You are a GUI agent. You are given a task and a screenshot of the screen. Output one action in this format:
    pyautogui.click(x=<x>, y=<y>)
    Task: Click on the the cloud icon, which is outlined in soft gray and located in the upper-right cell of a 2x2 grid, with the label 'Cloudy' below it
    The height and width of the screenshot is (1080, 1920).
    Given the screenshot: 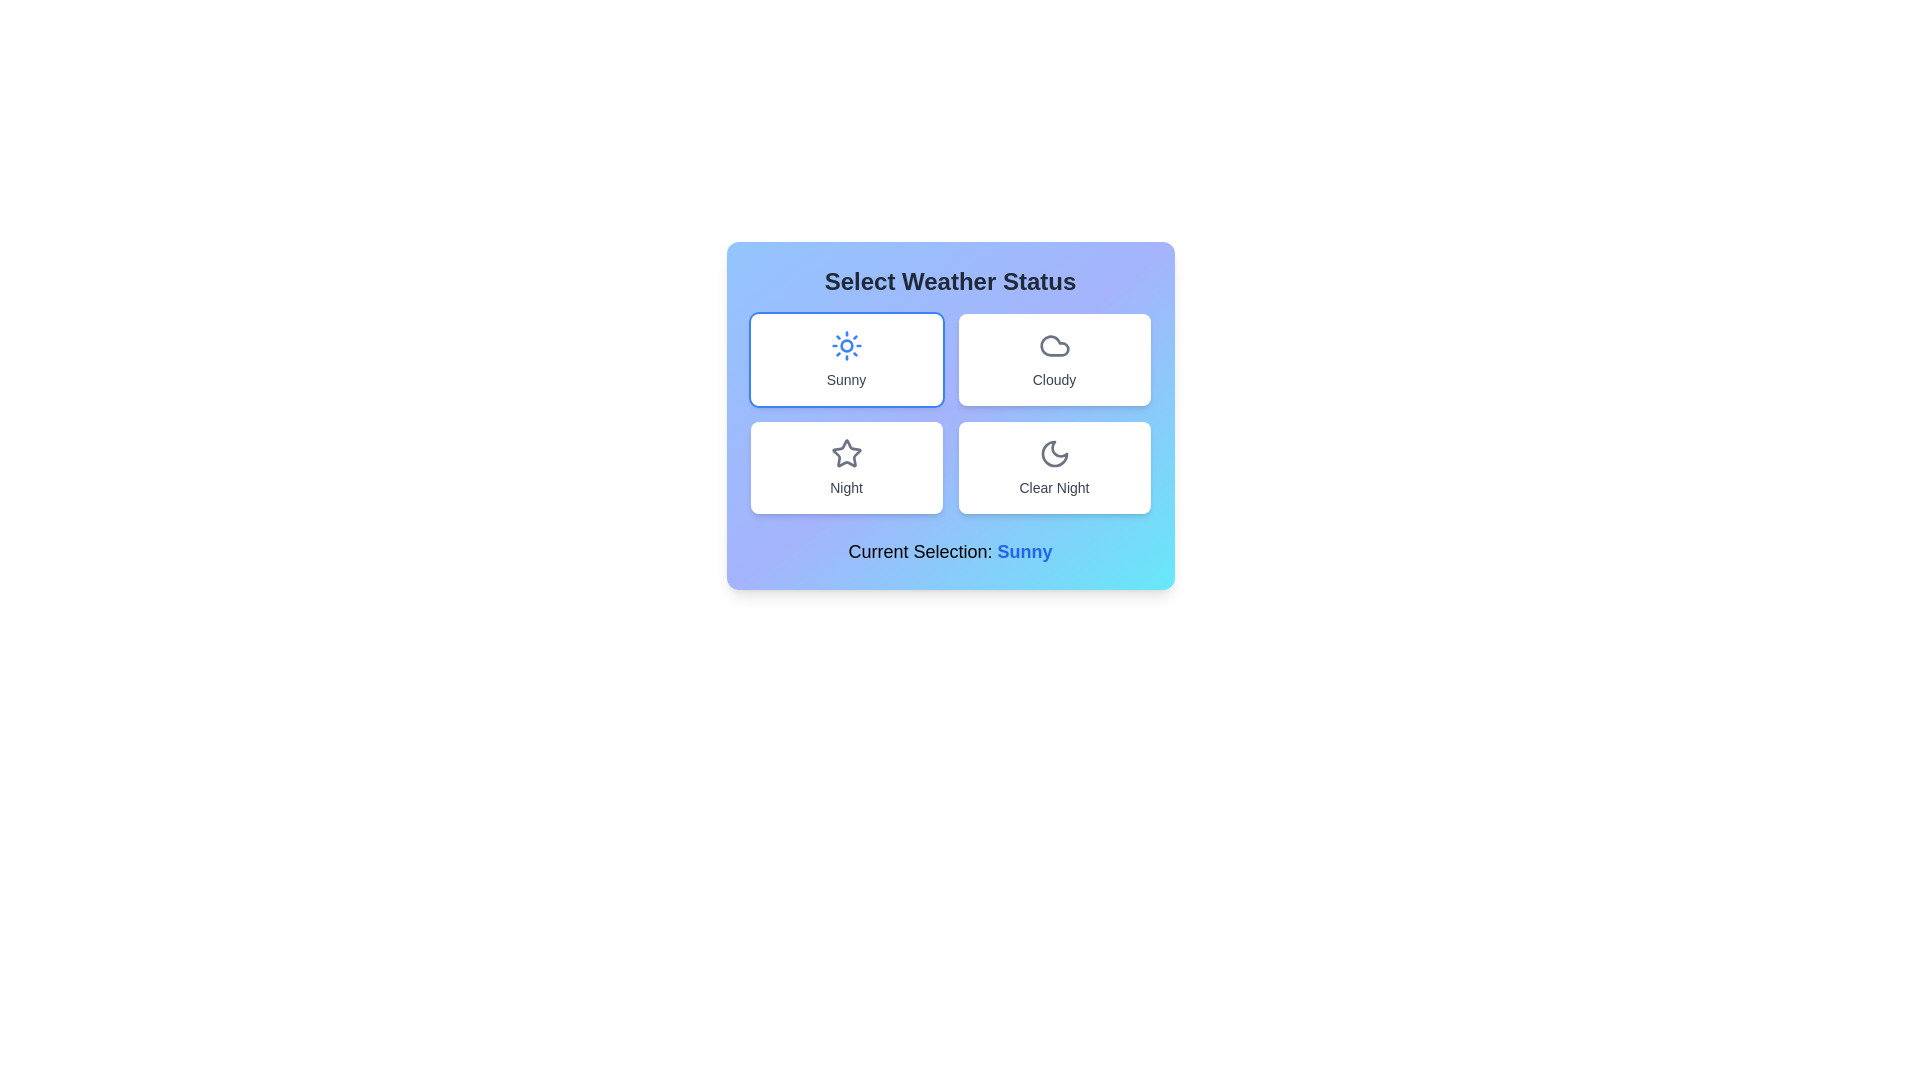 What is the action you would take?
    pyautogui.click(x=1053, y=345)
    